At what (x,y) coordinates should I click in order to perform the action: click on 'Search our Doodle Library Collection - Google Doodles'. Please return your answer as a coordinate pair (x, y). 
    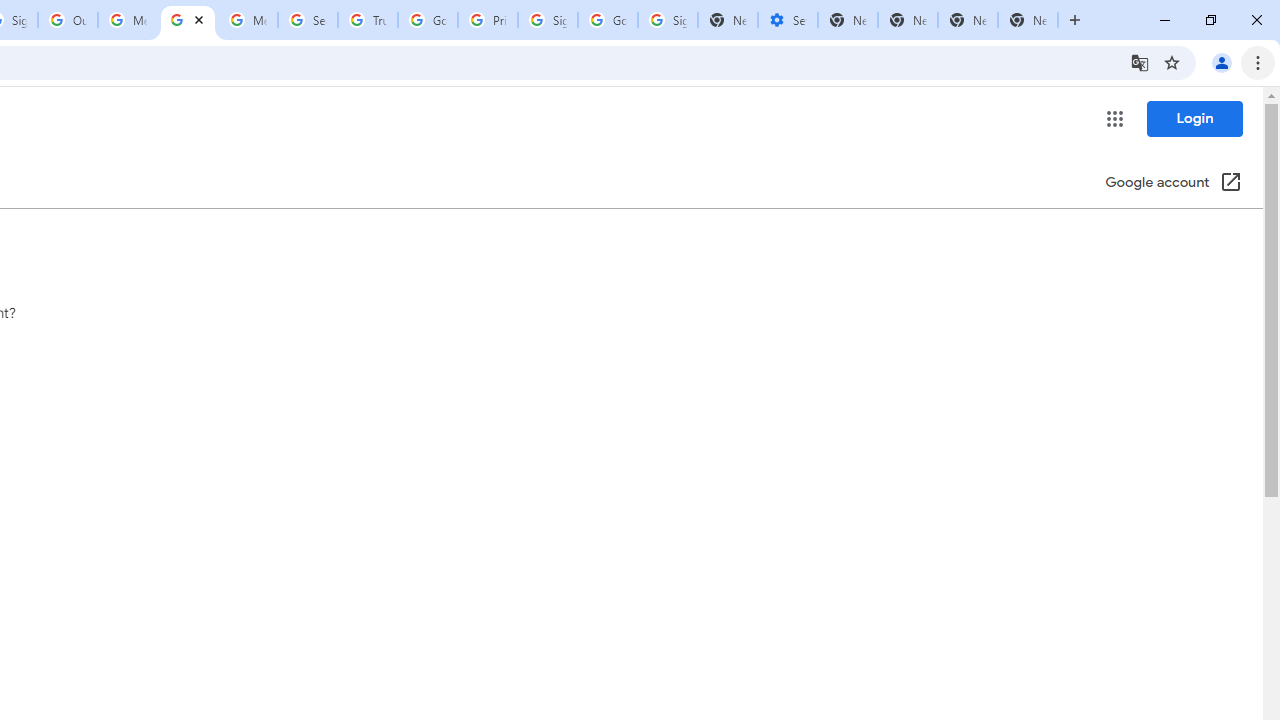
    Looking at the image, I should click on (306, 20).